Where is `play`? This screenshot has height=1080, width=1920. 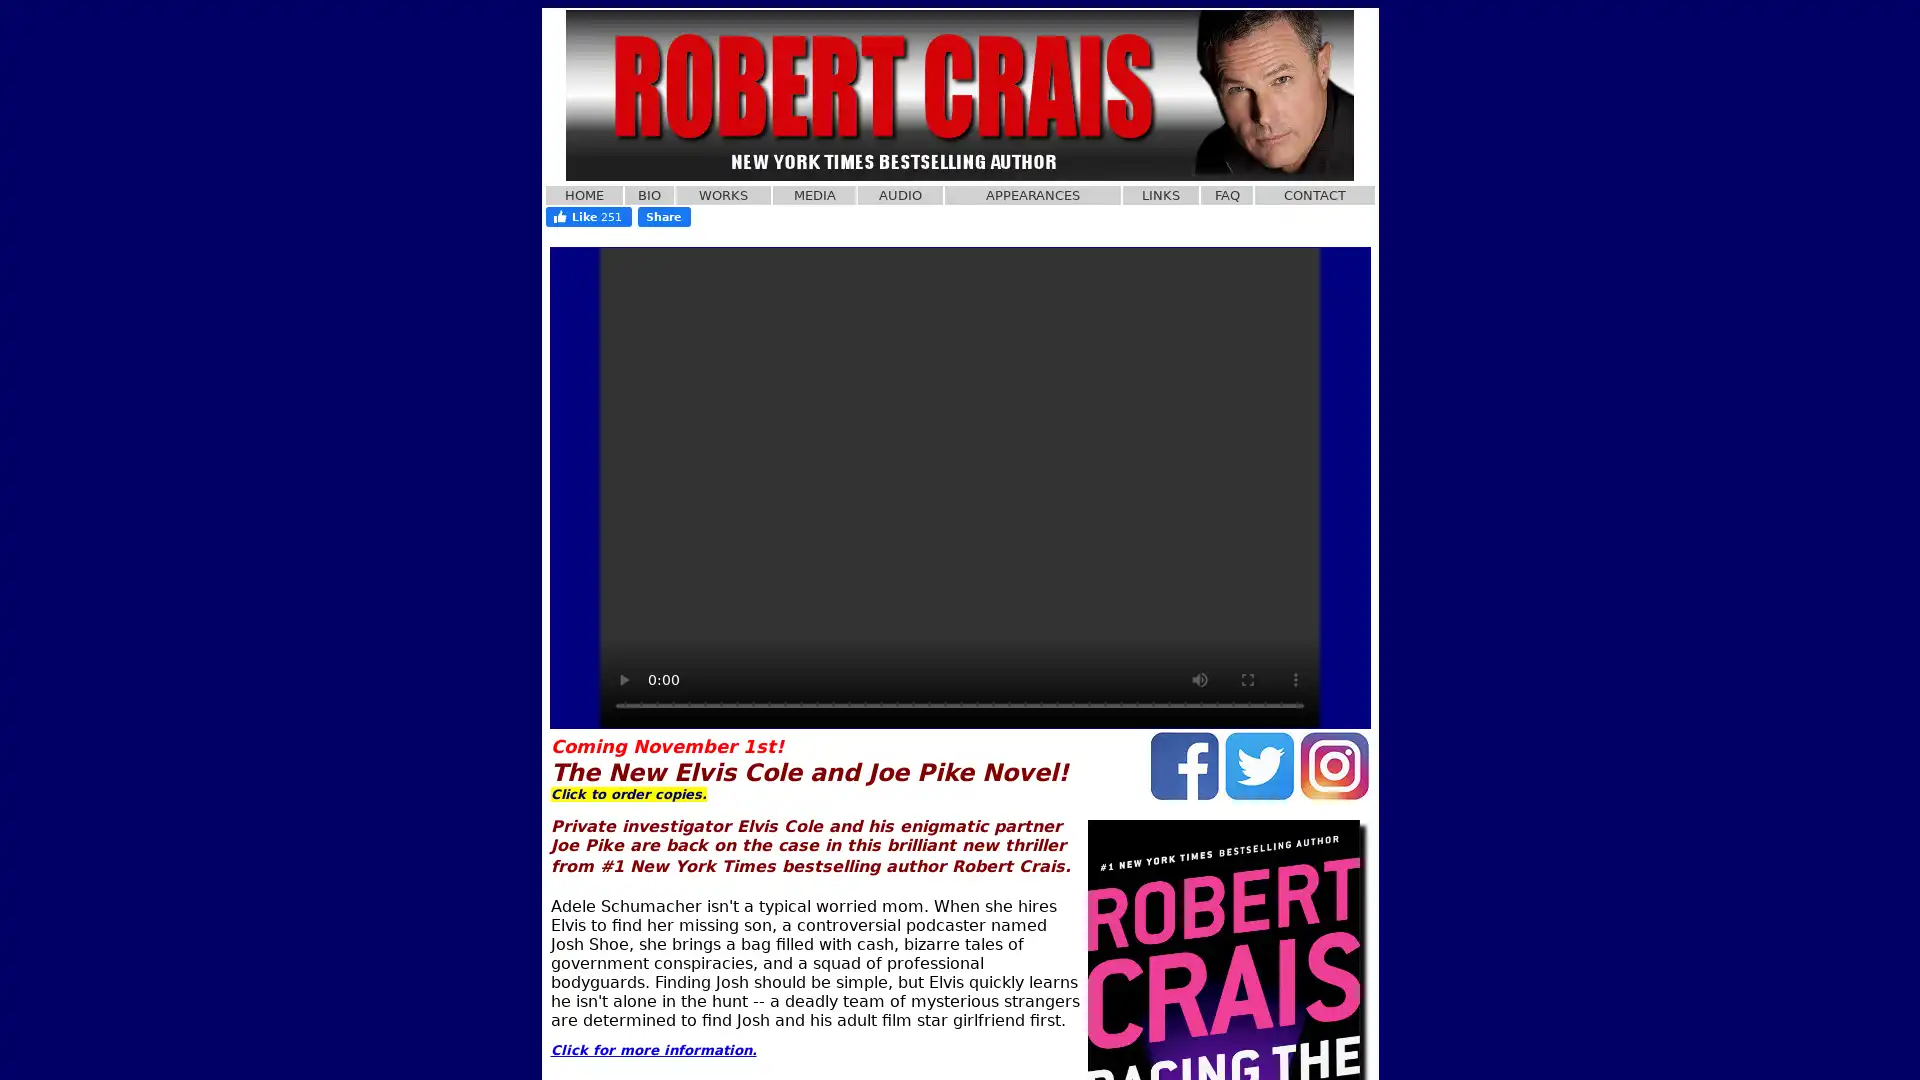
play is located at coordinates (623, 678).